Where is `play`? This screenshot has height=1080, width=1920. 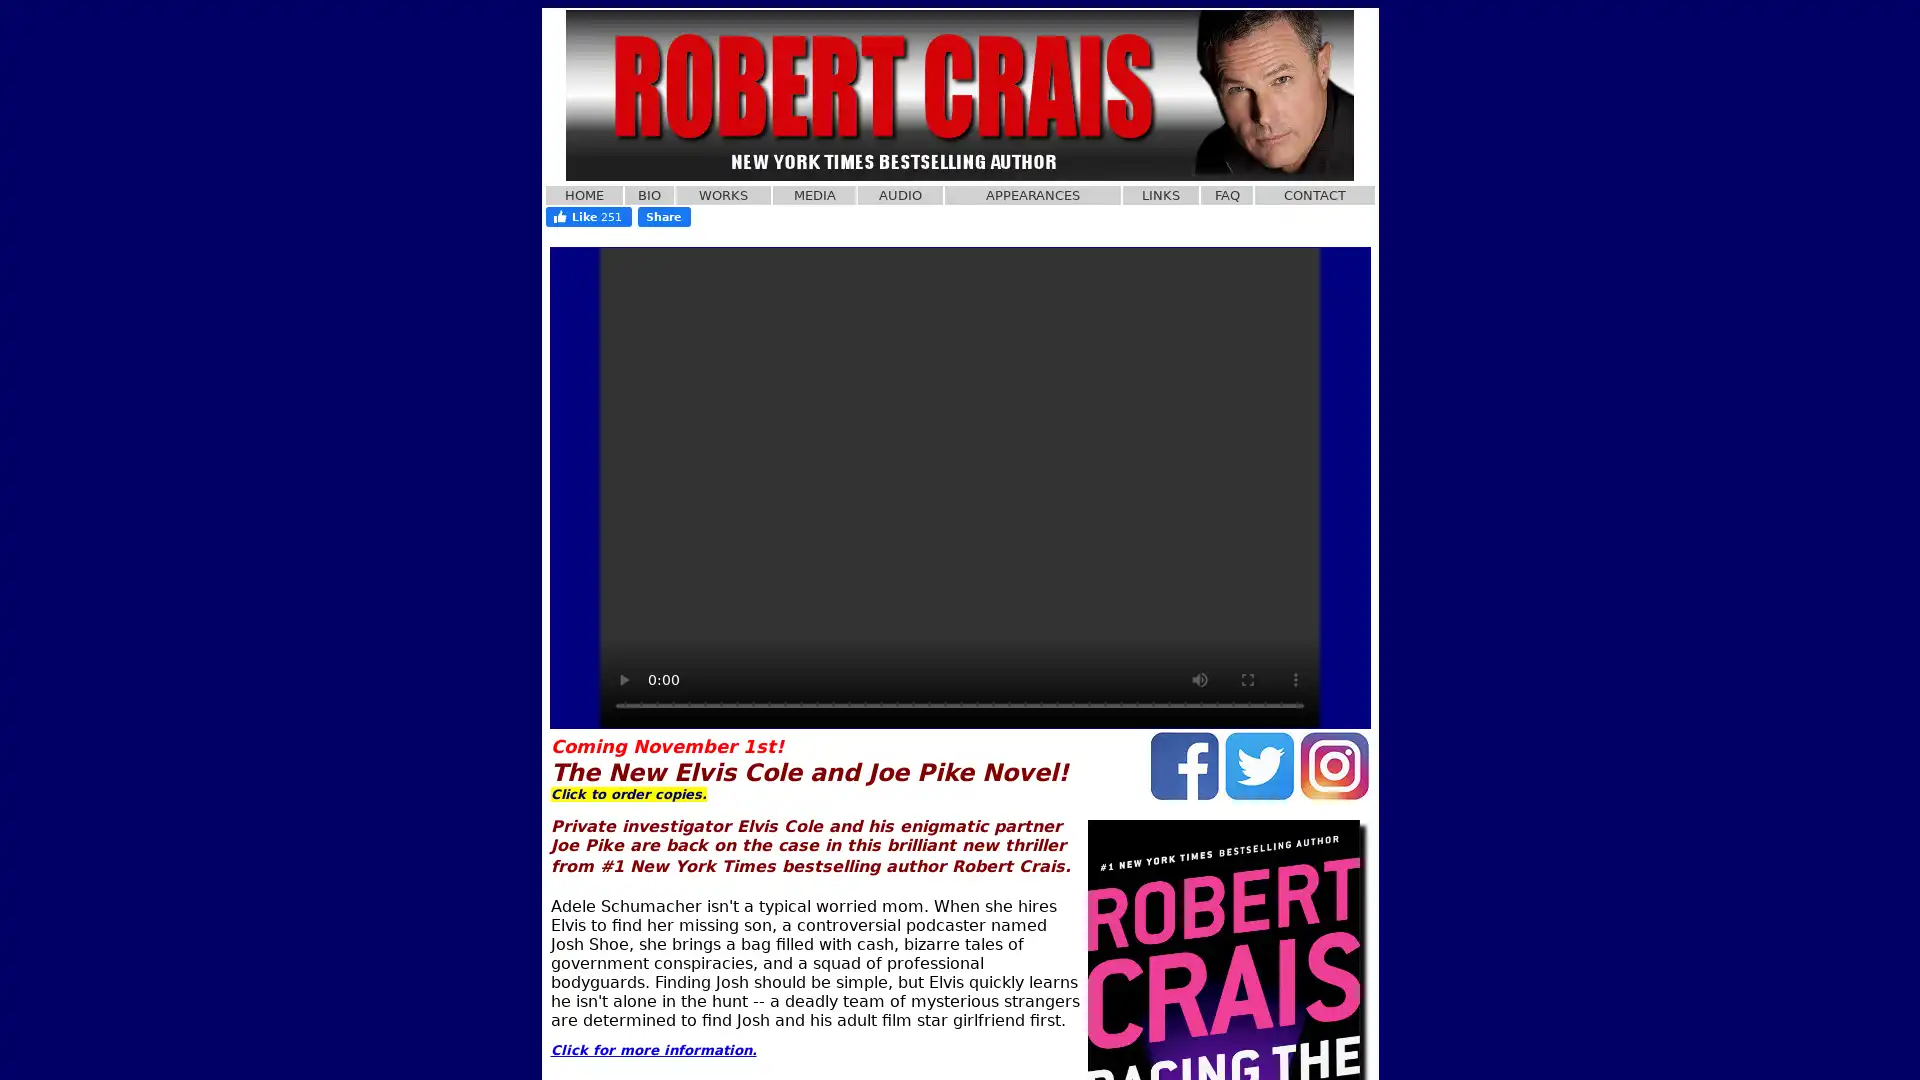
play is located at coordinates (623, 678).